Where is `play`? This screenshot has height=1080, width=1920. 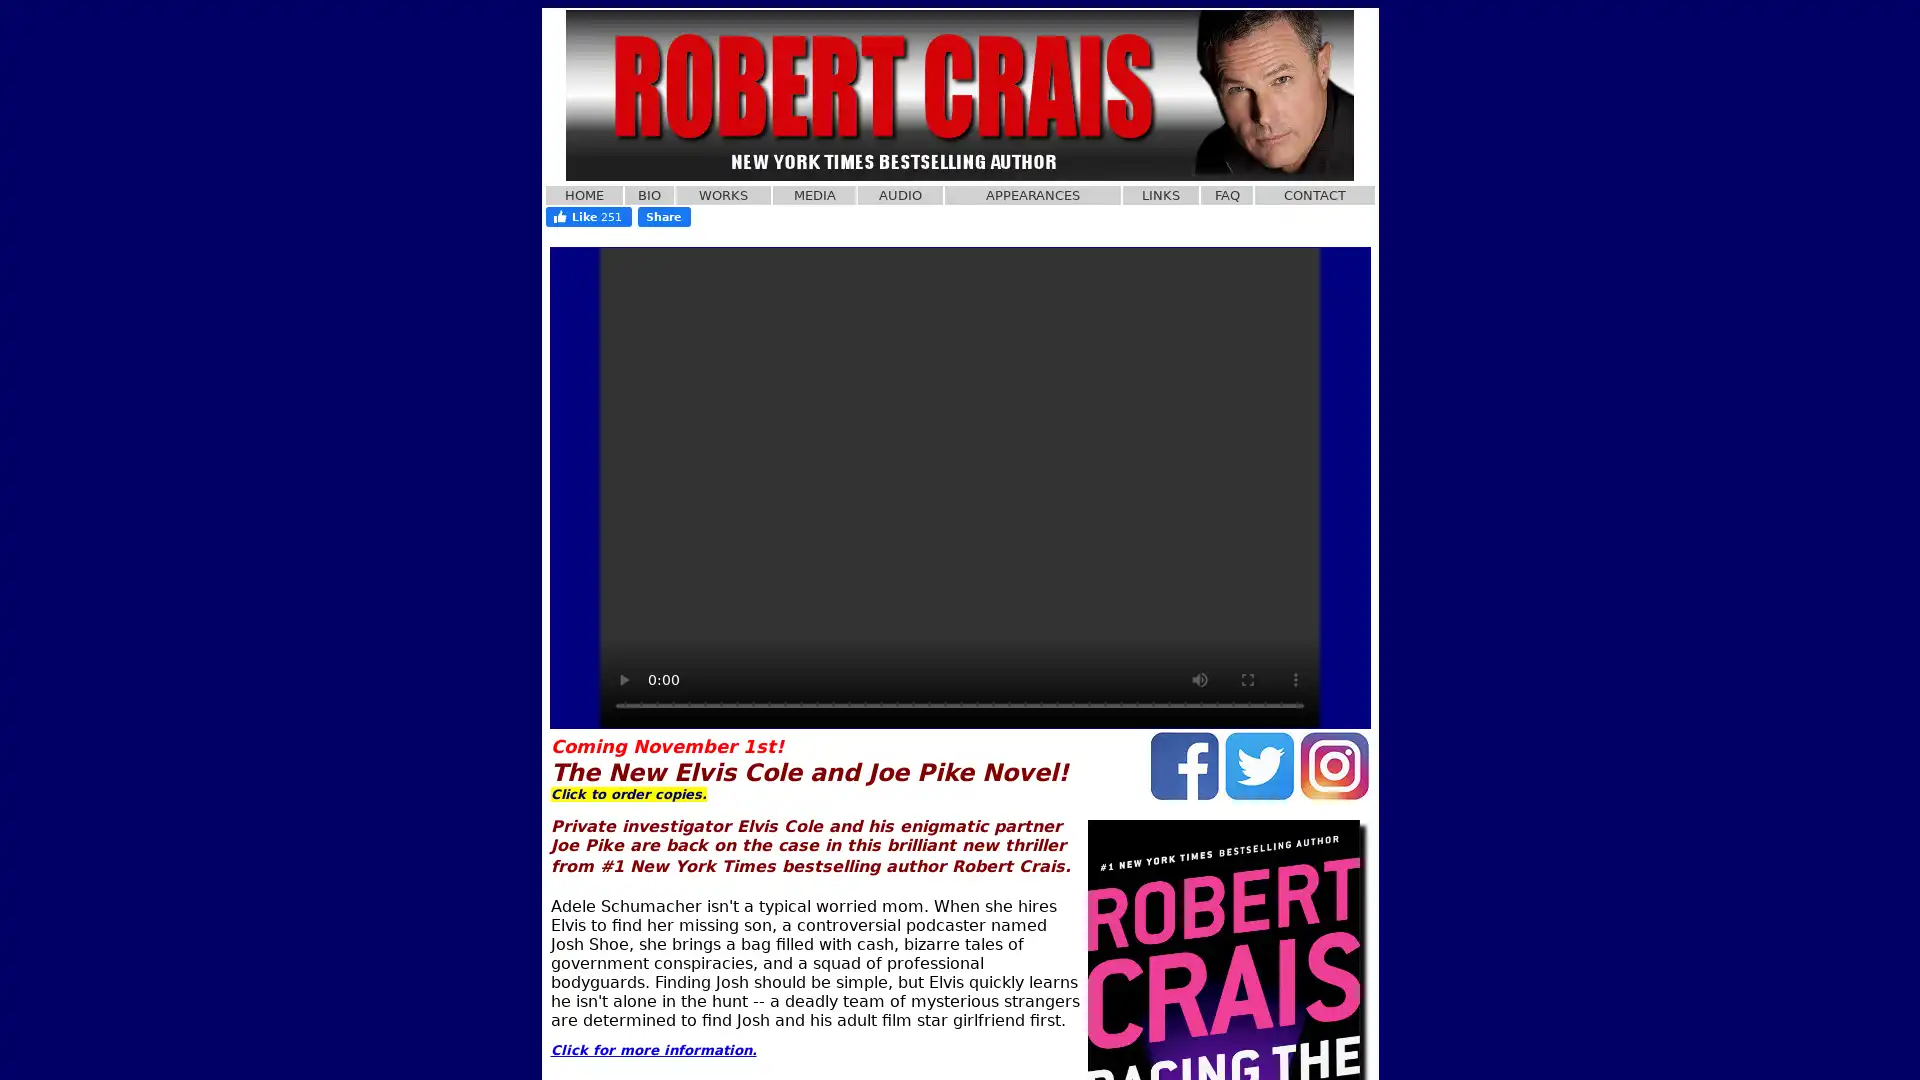
play is located at coordinates (623, 678).